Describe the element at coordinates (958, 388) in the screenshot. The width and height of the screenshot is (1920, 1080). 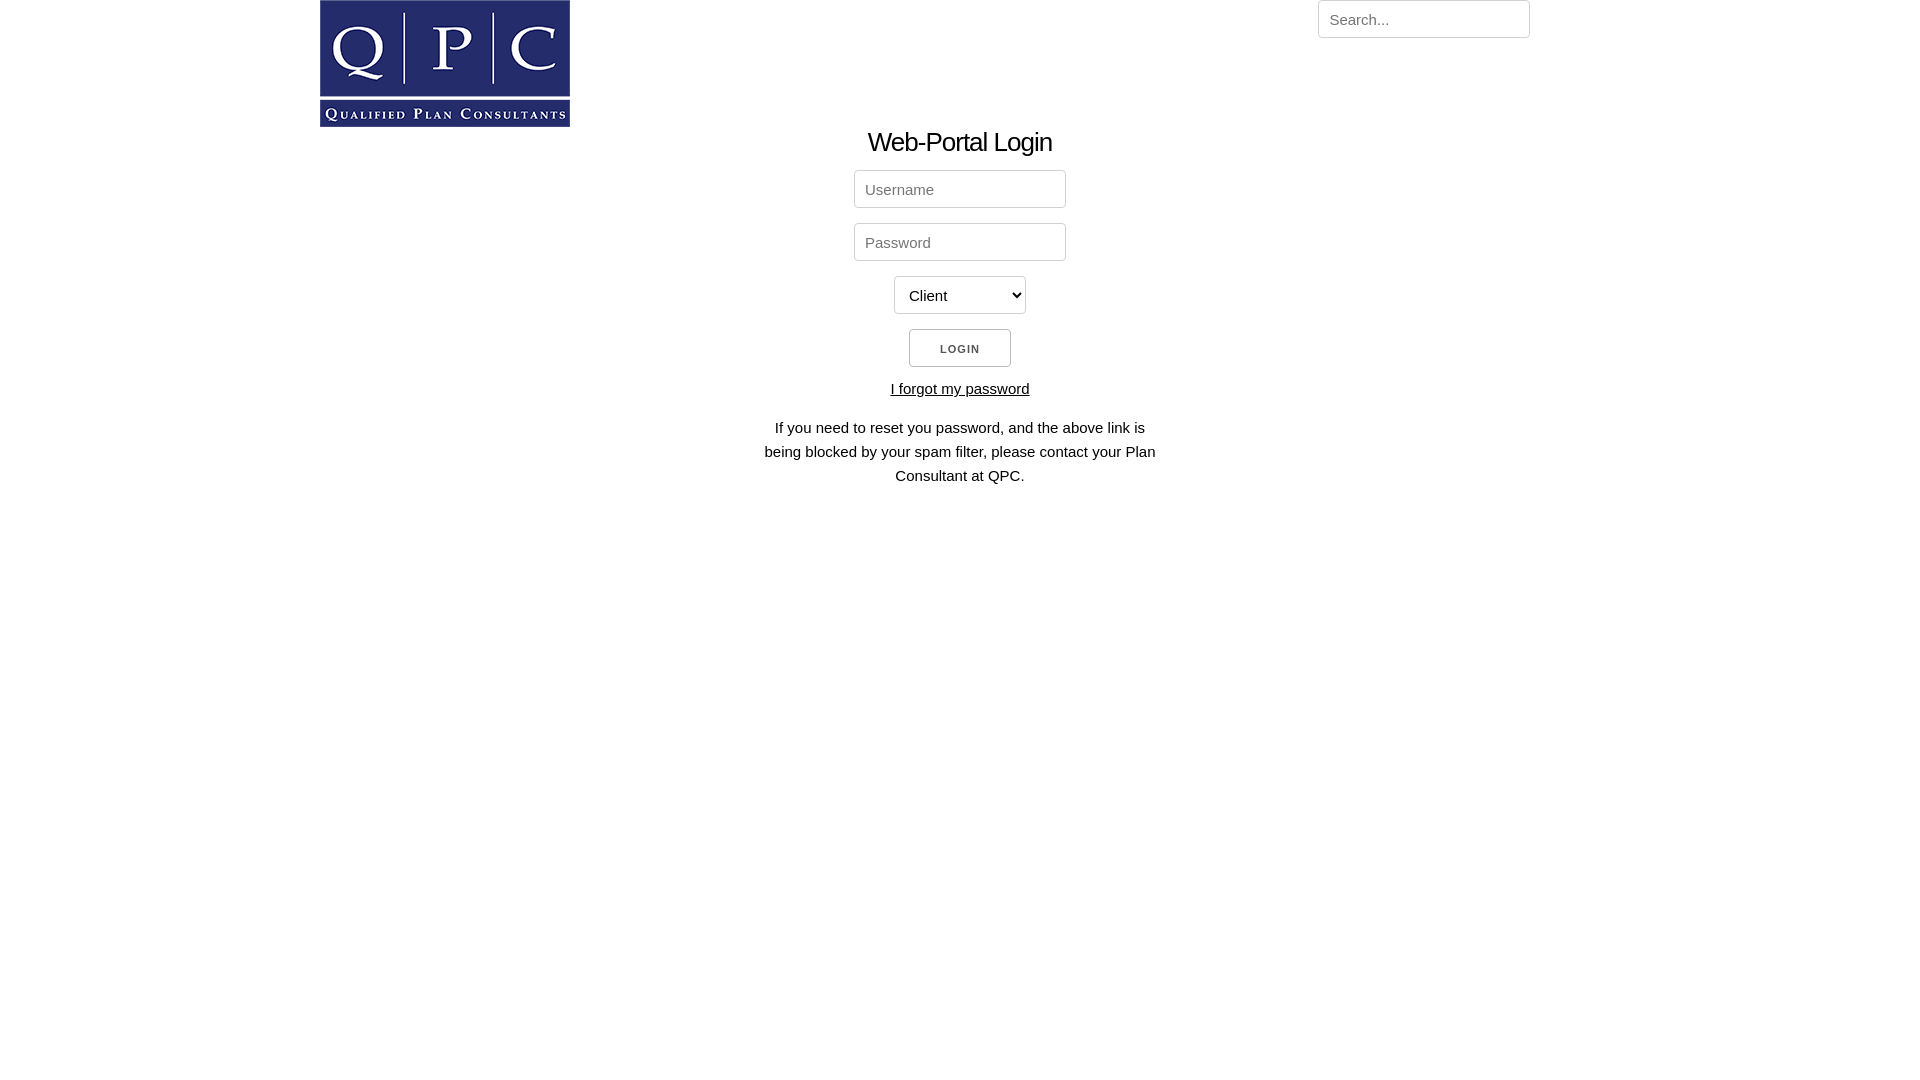
I see `'I forgot my password'` at that location.